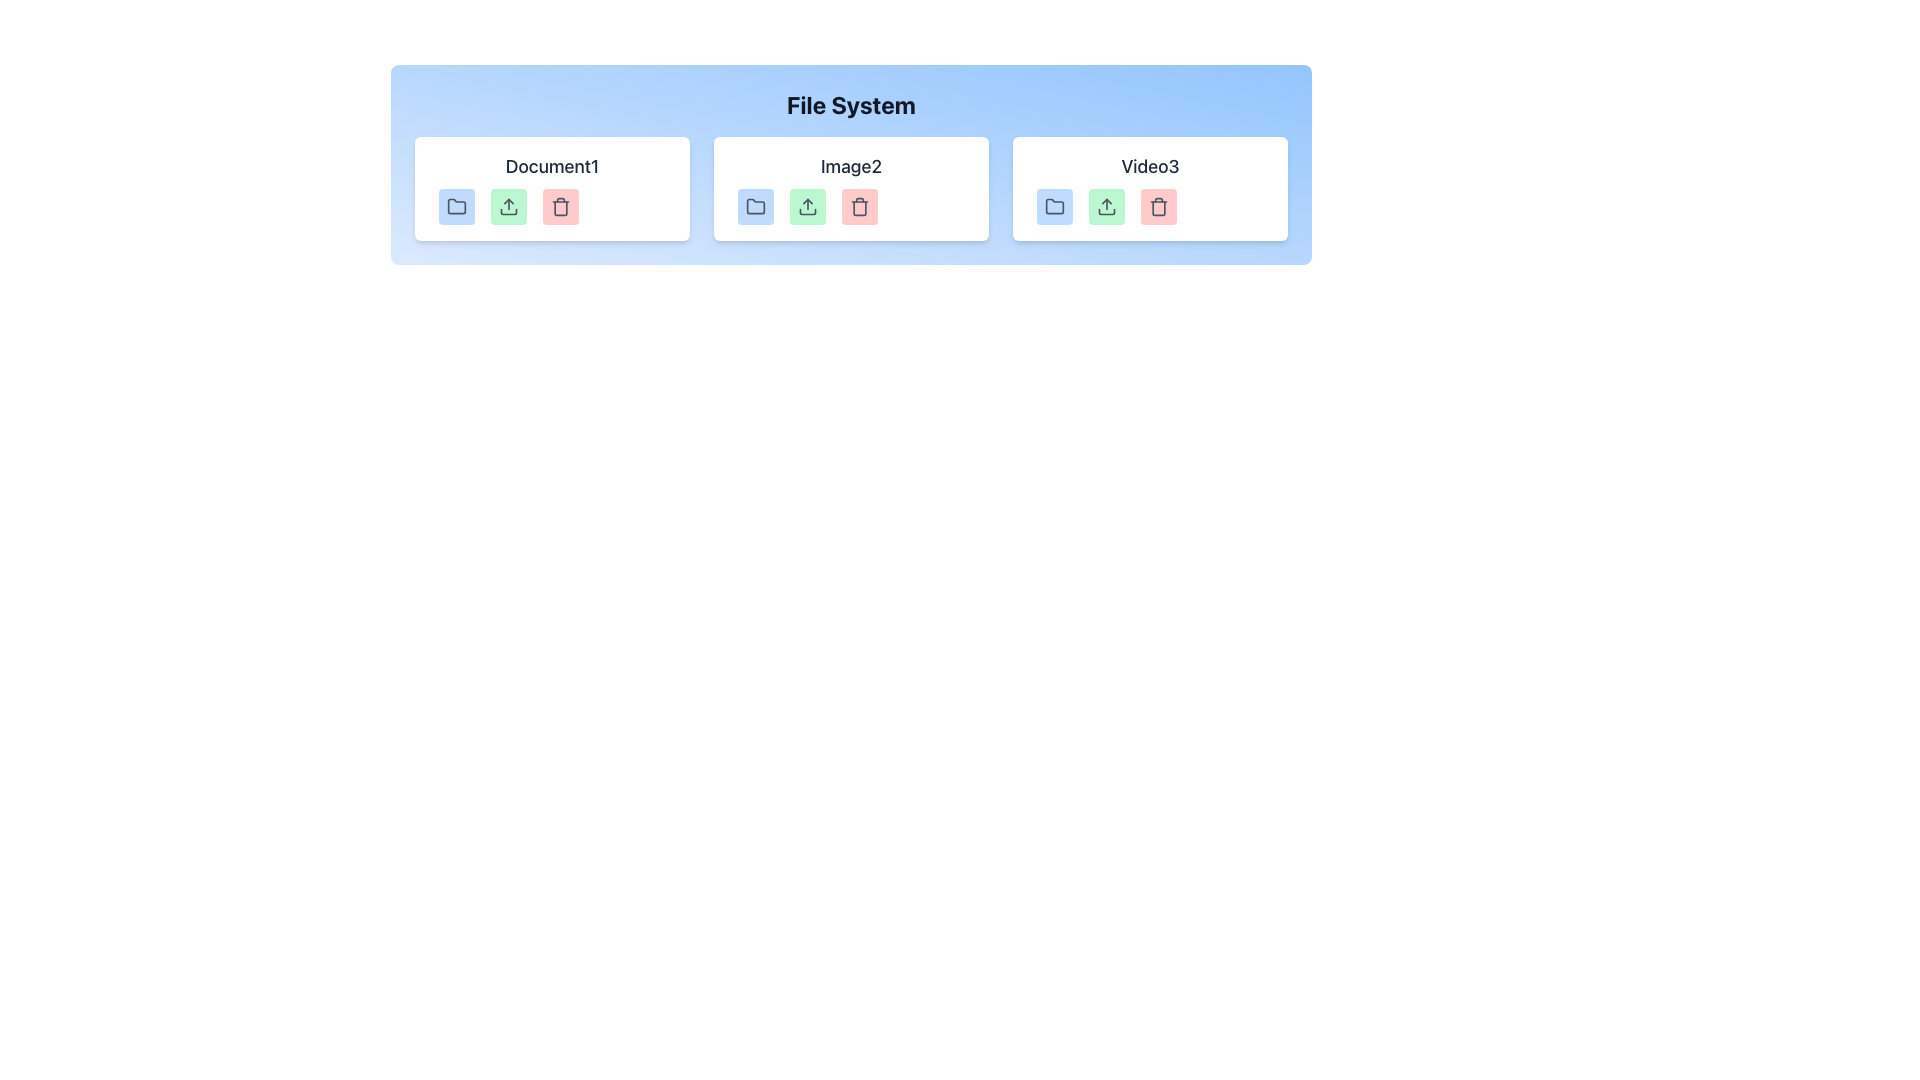 The height and width of the screenshot is (1080, 1920). I want to click on the folder icon located, so click(455, 205).